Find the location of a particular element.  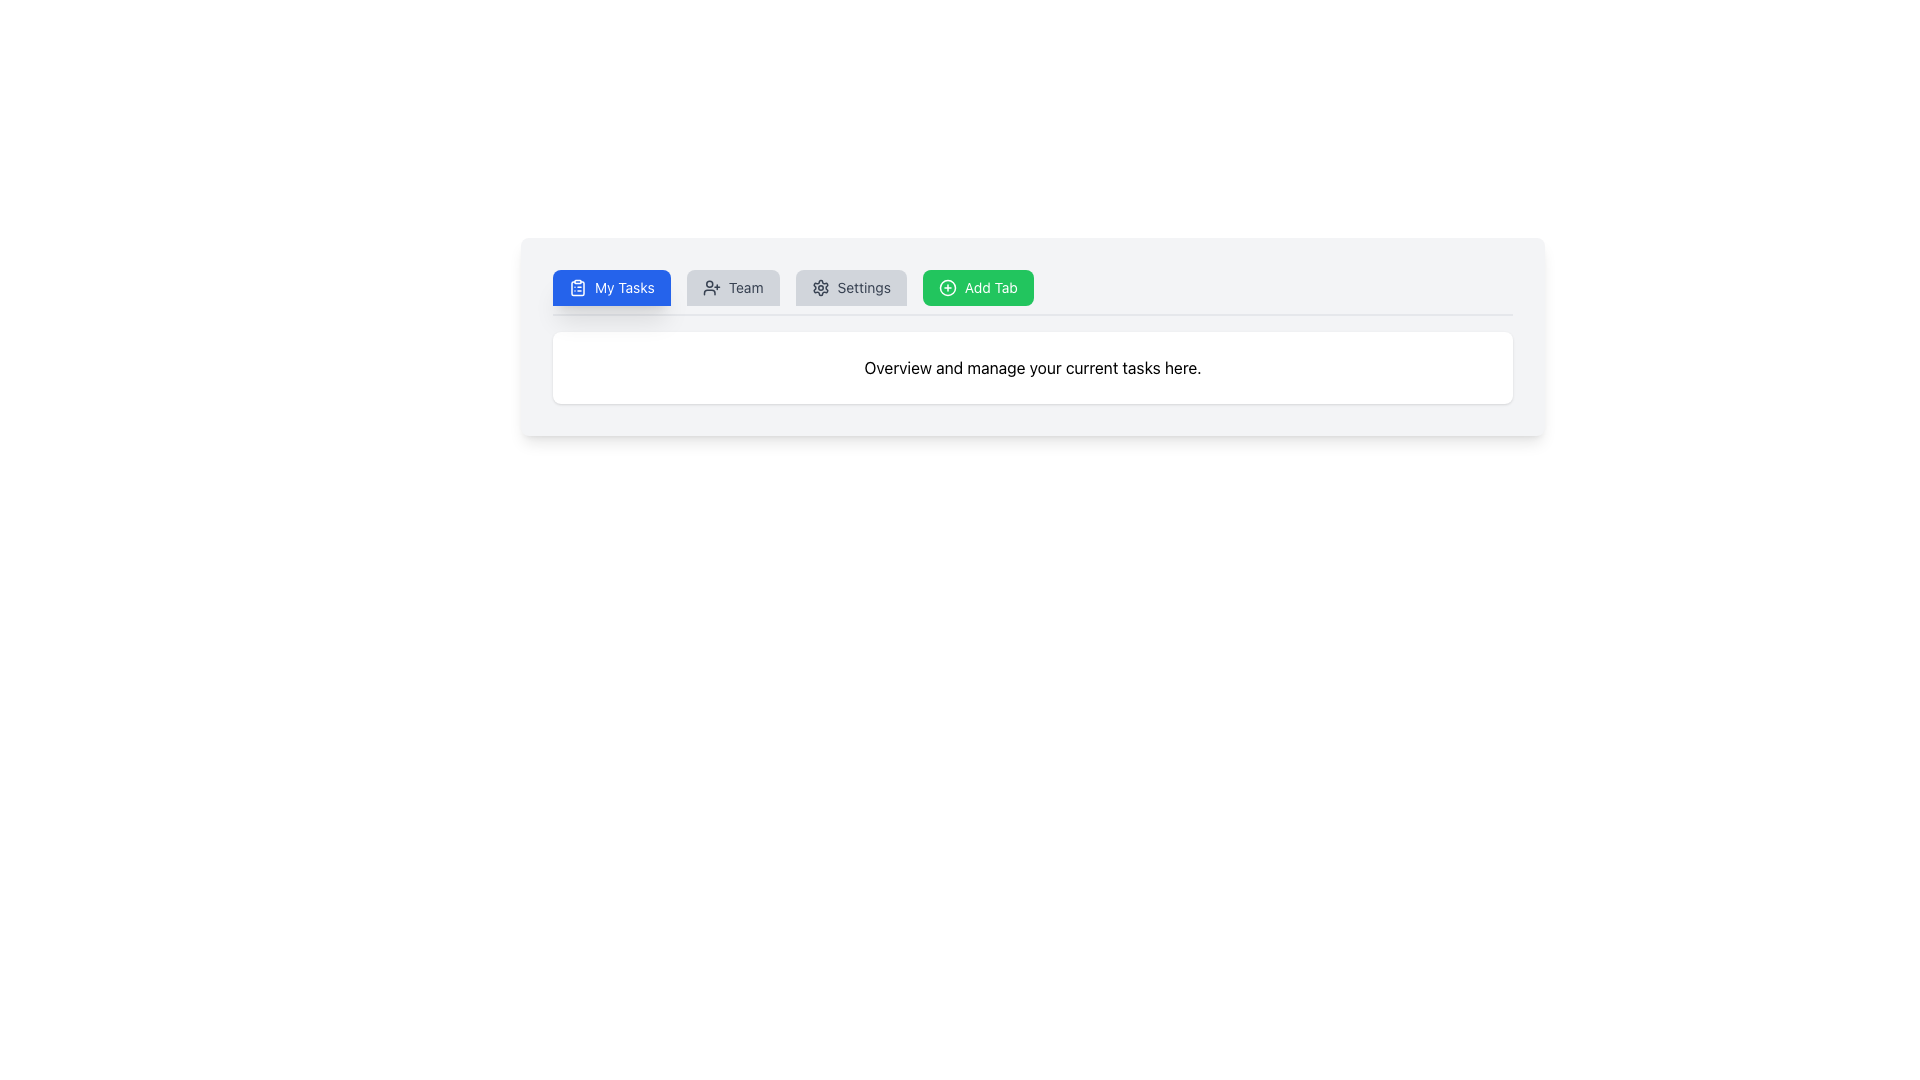

text displayed on the 'Add Tab' button, which is a white label on a green button in the top right section of the interface is located at coordinates (991, 288).